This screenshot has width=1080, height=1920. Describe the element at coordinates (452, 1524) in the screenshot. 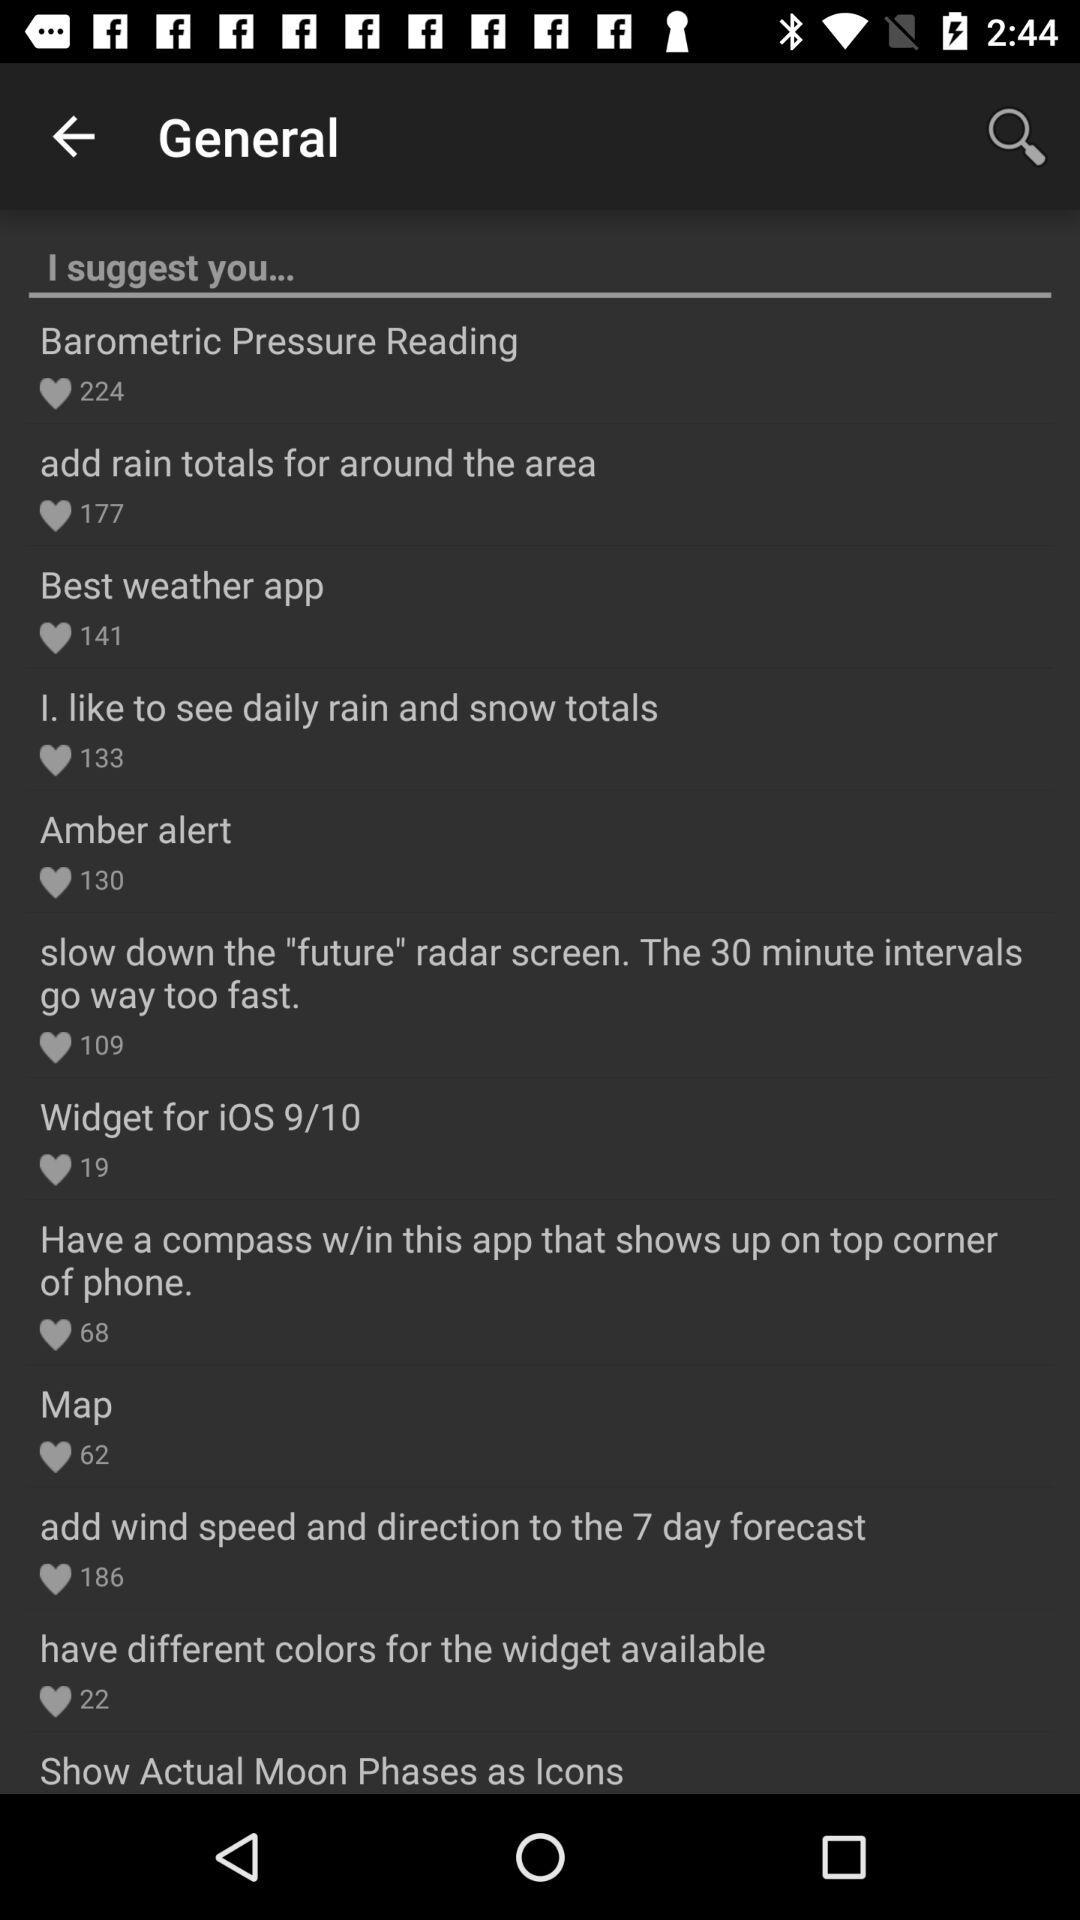

I see `the add wind speed` at that location.